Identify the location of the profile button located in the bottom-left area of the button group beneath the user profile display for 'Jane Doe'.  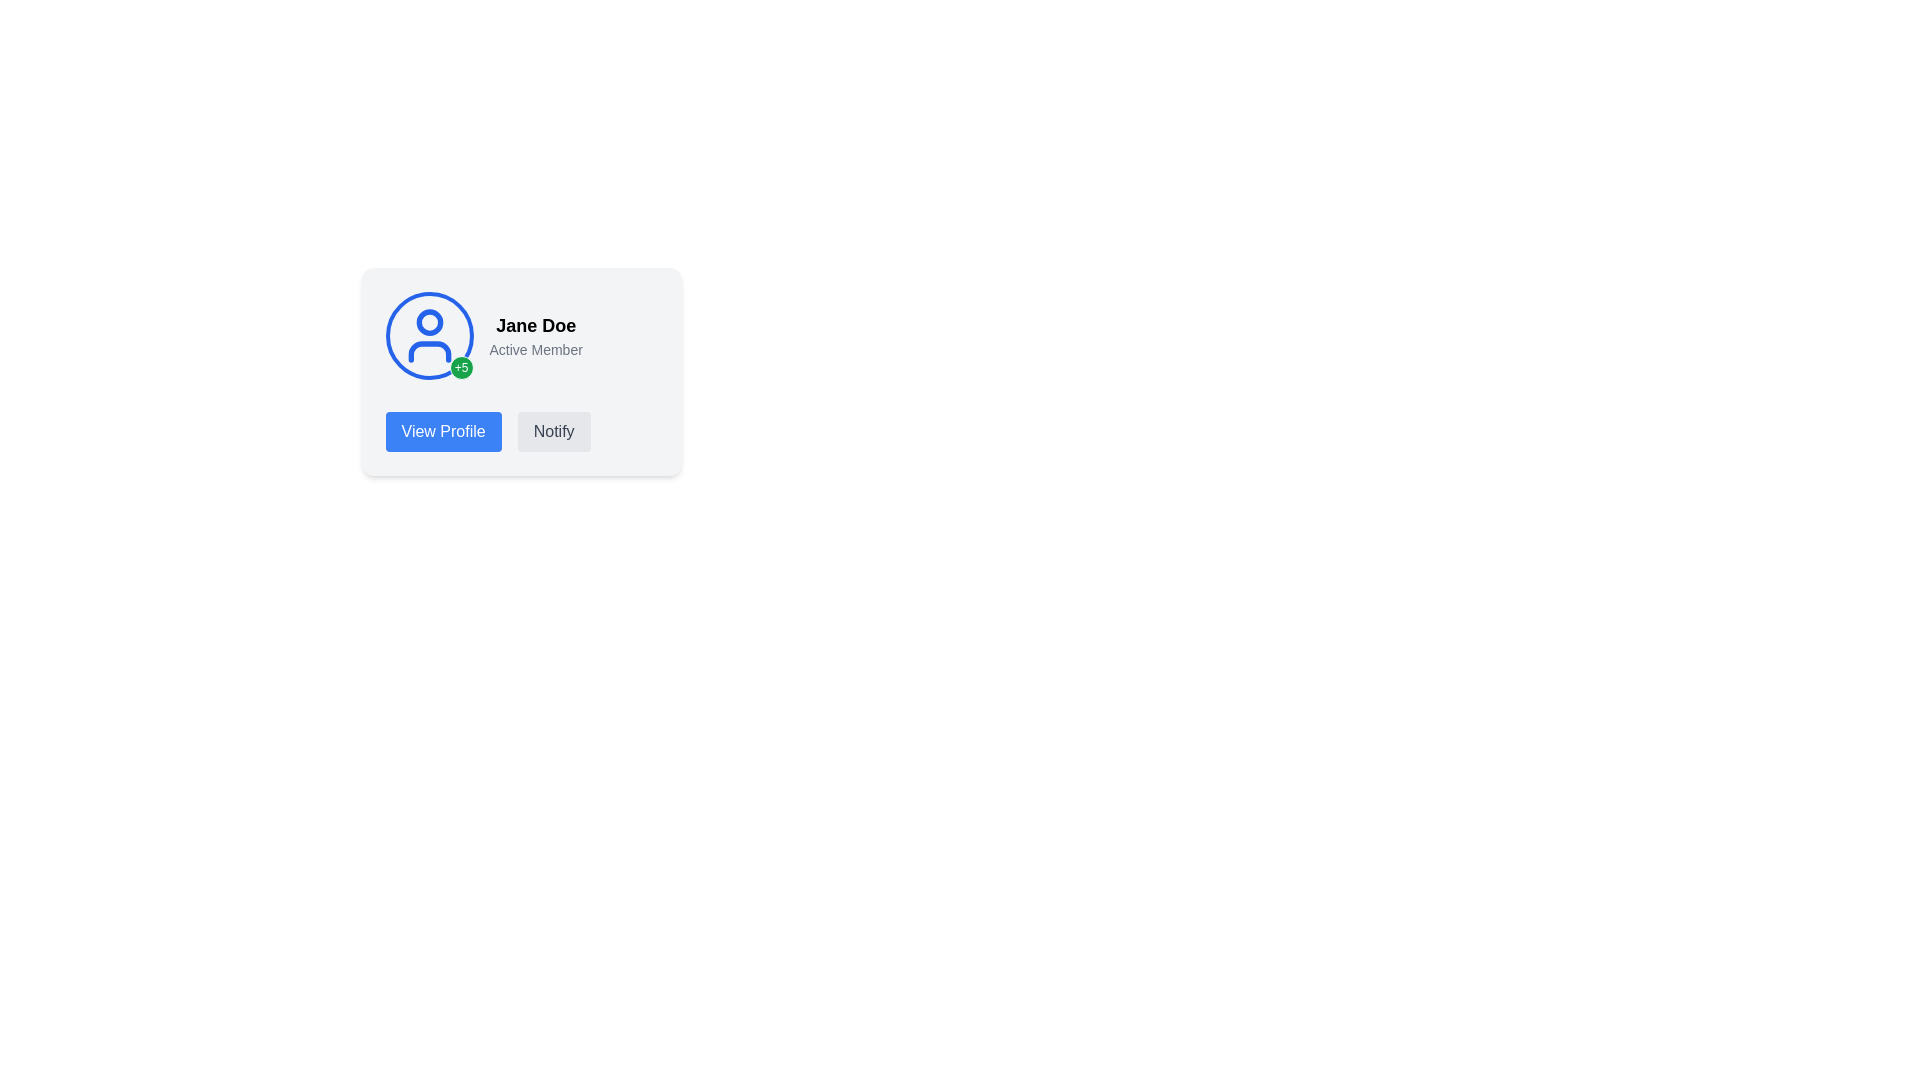
(442, 431).